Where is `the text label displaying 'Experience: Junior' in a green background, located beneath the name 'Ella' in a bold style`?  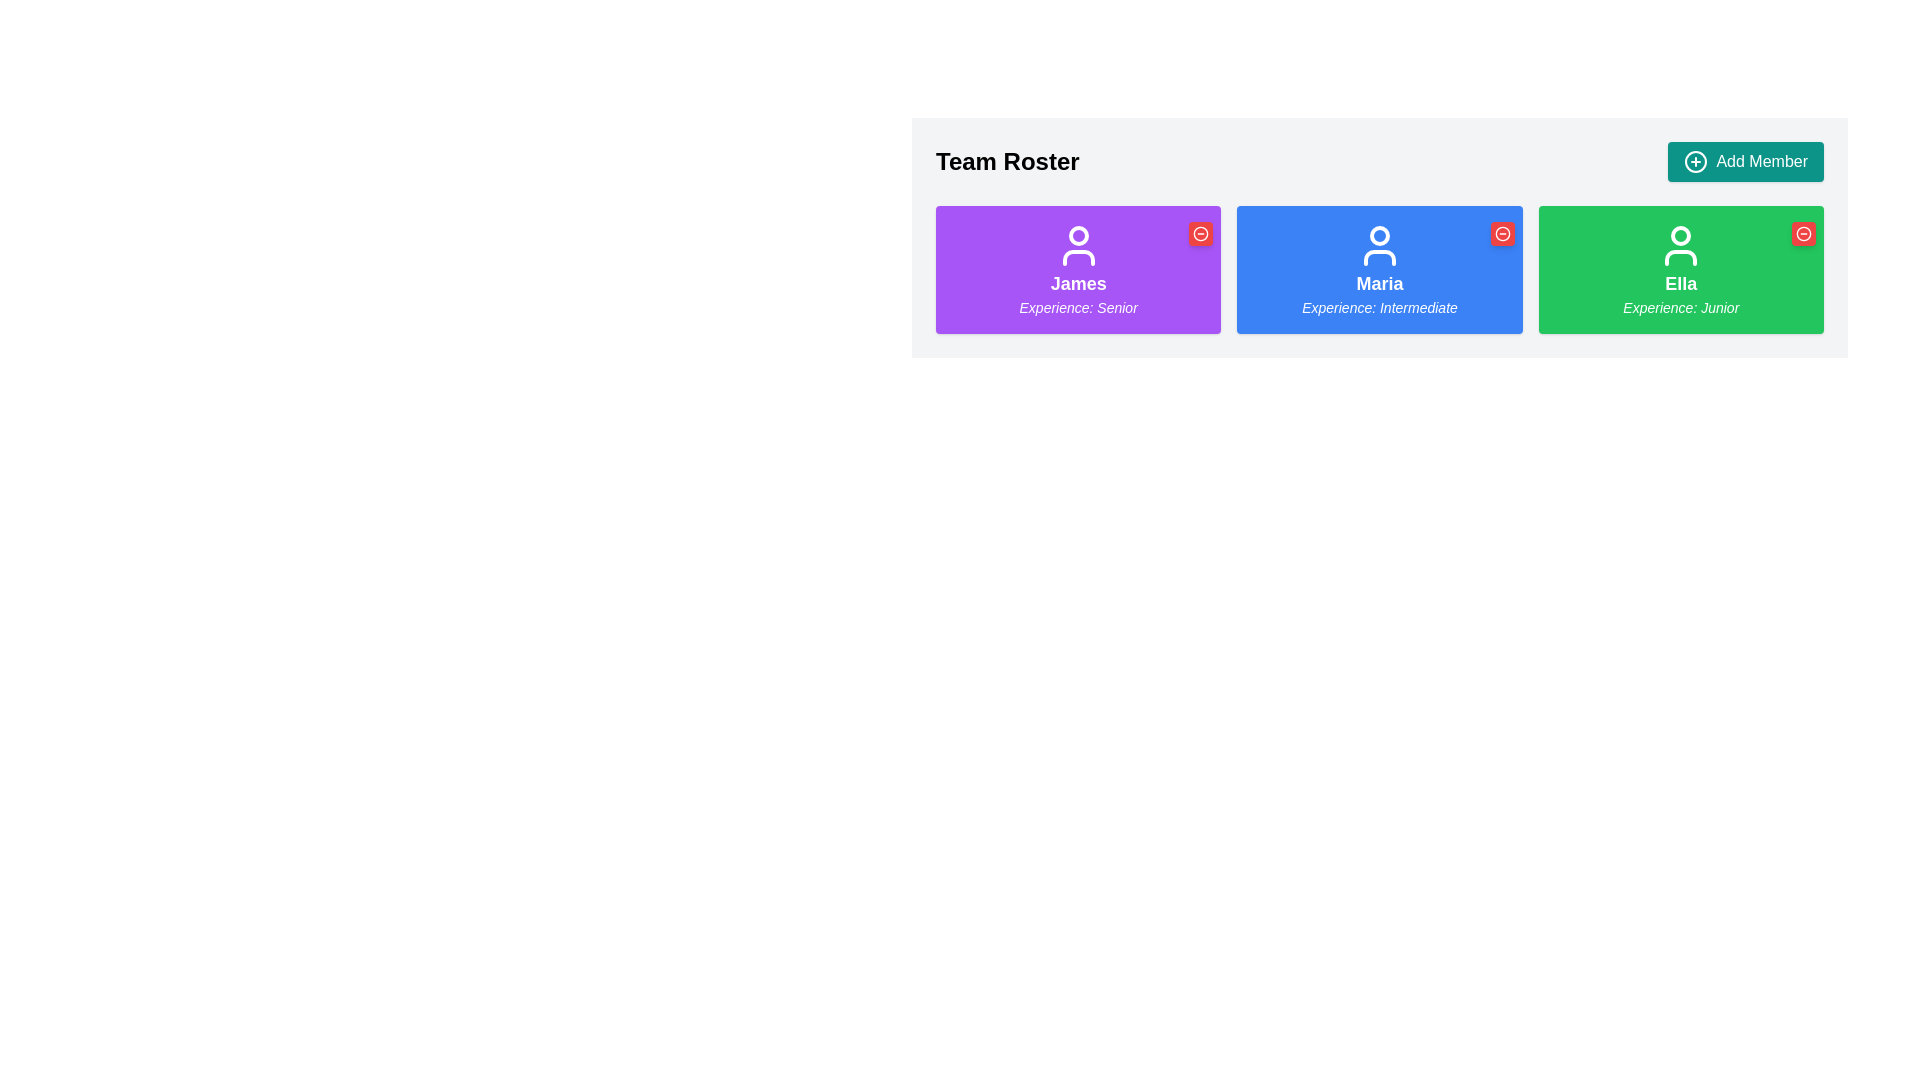
the text label displaying 'Experience: Junior' in a green background, located beneath the name 'Ella' in a bold style is located at coordinates (1680, 308).